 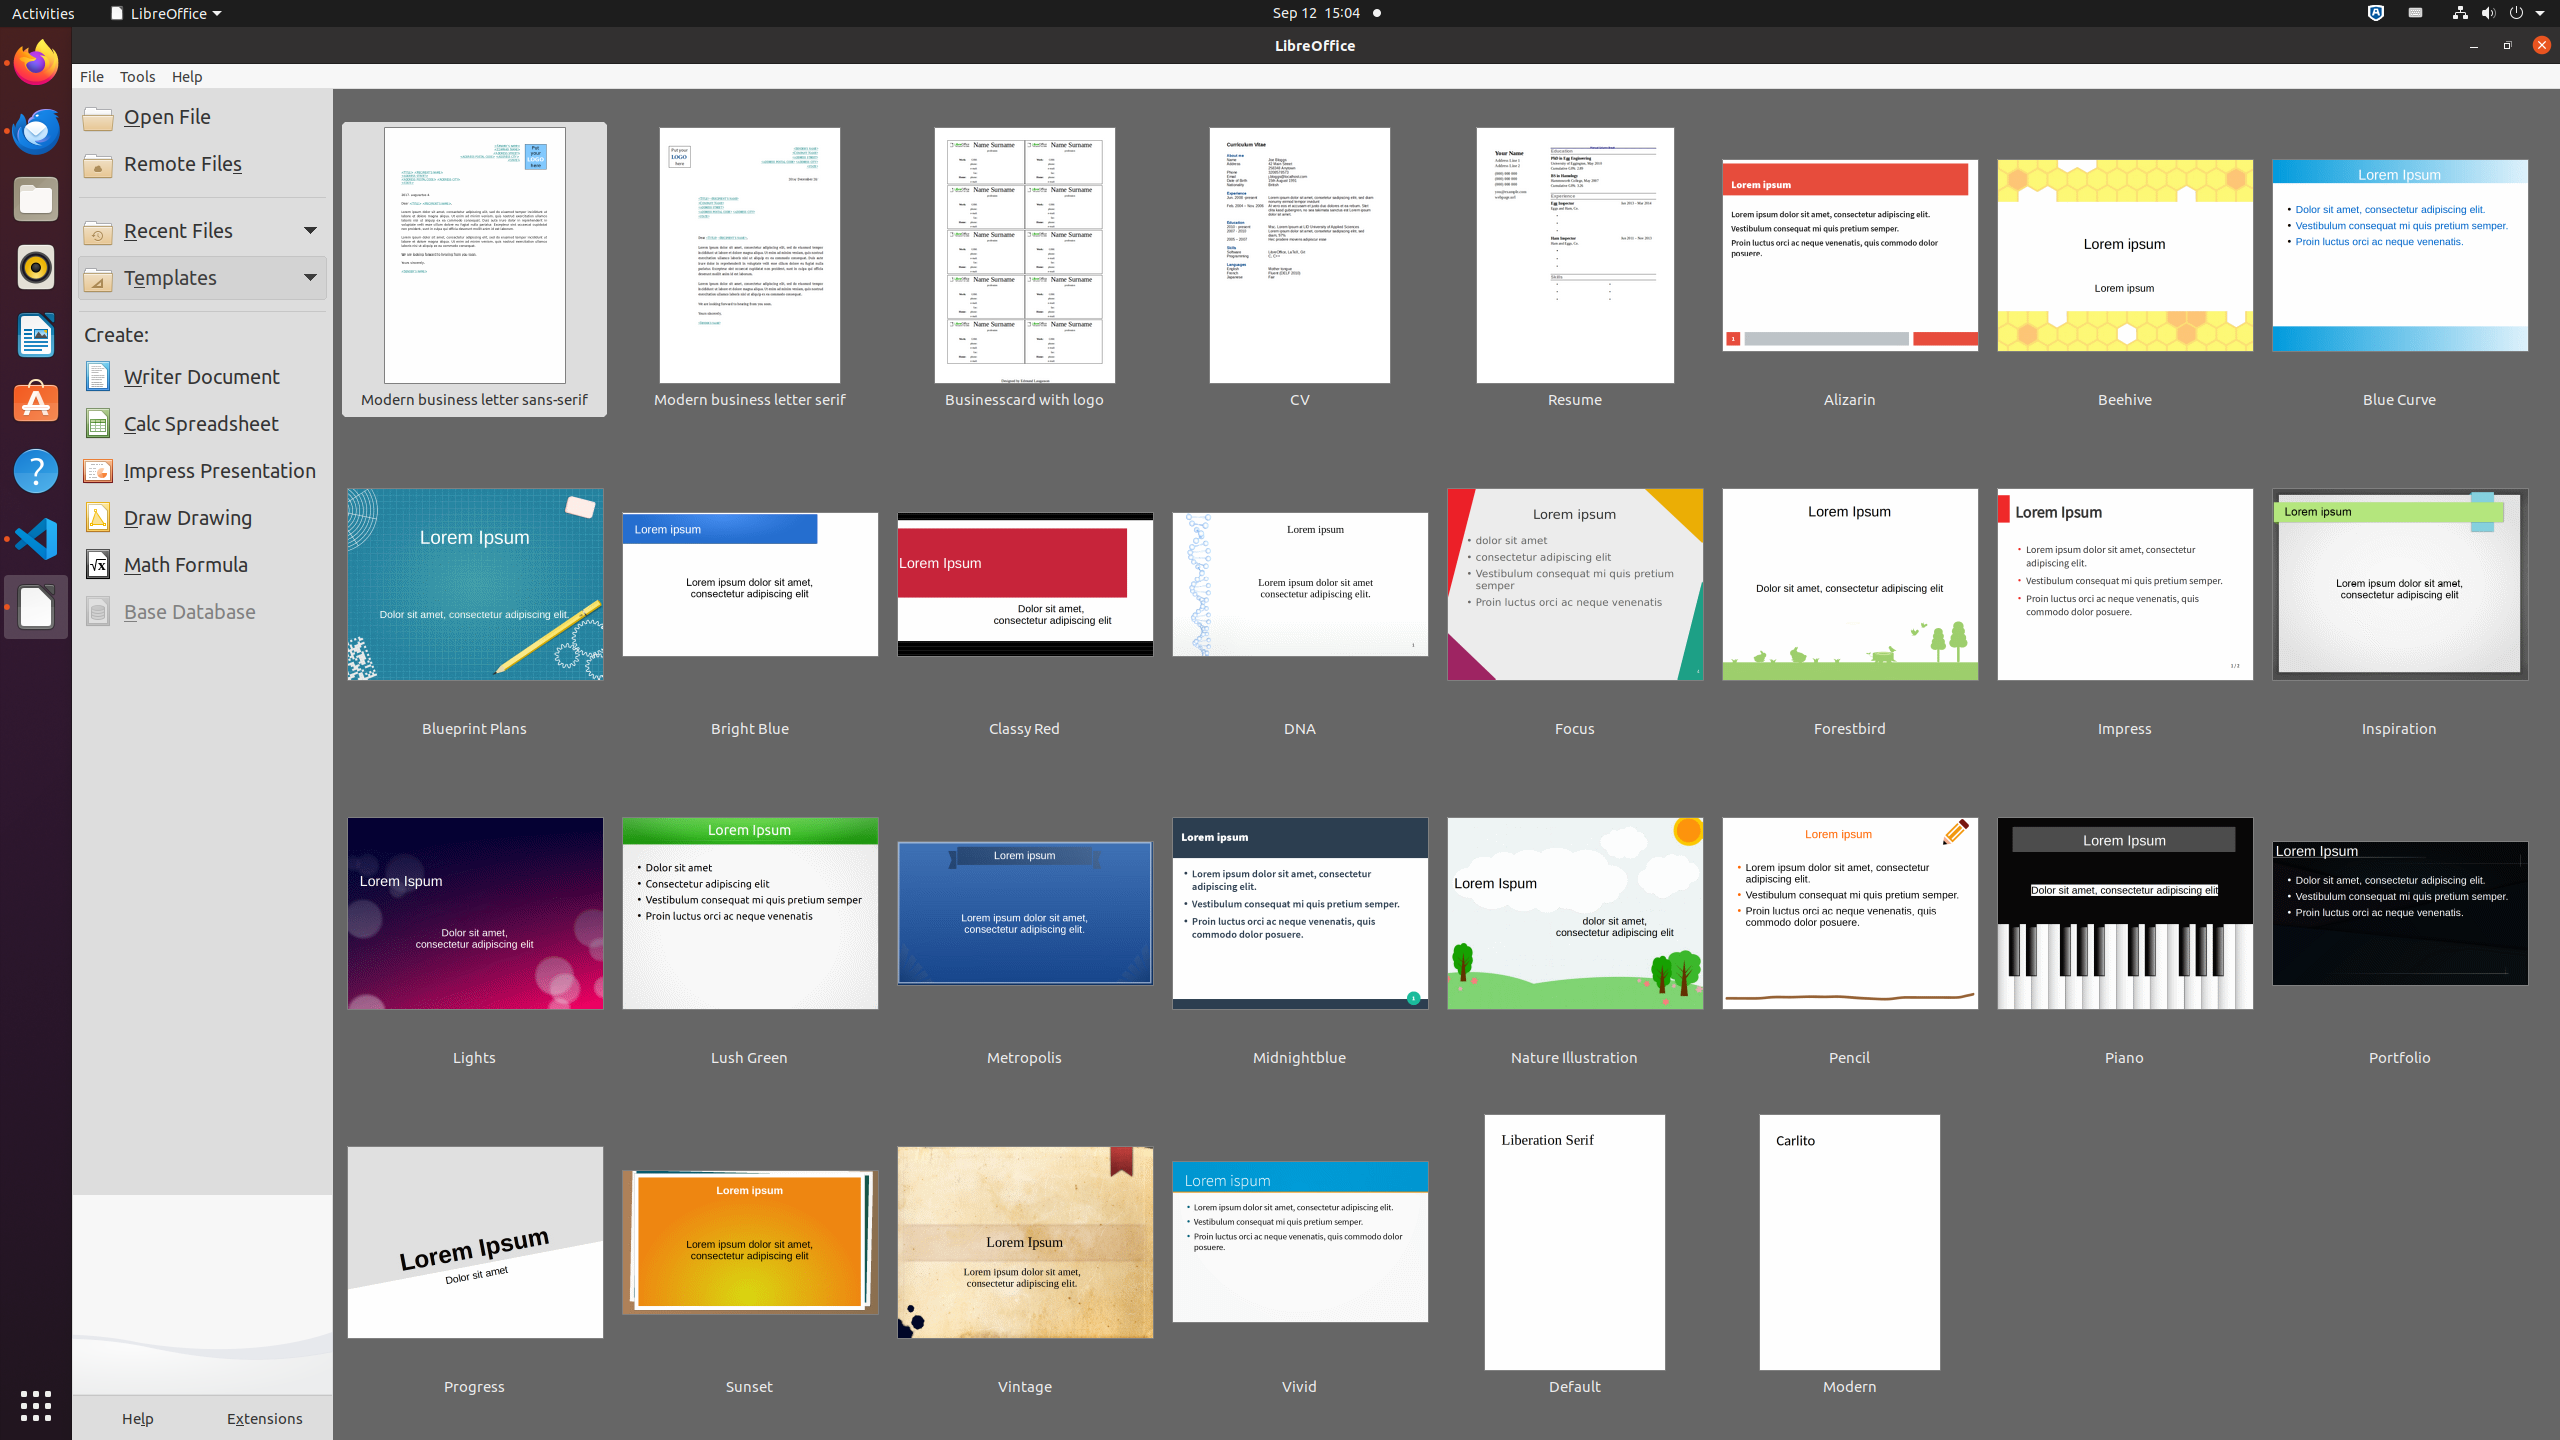 I want to click on 'Inspiration', so click(x=2400, y=598).